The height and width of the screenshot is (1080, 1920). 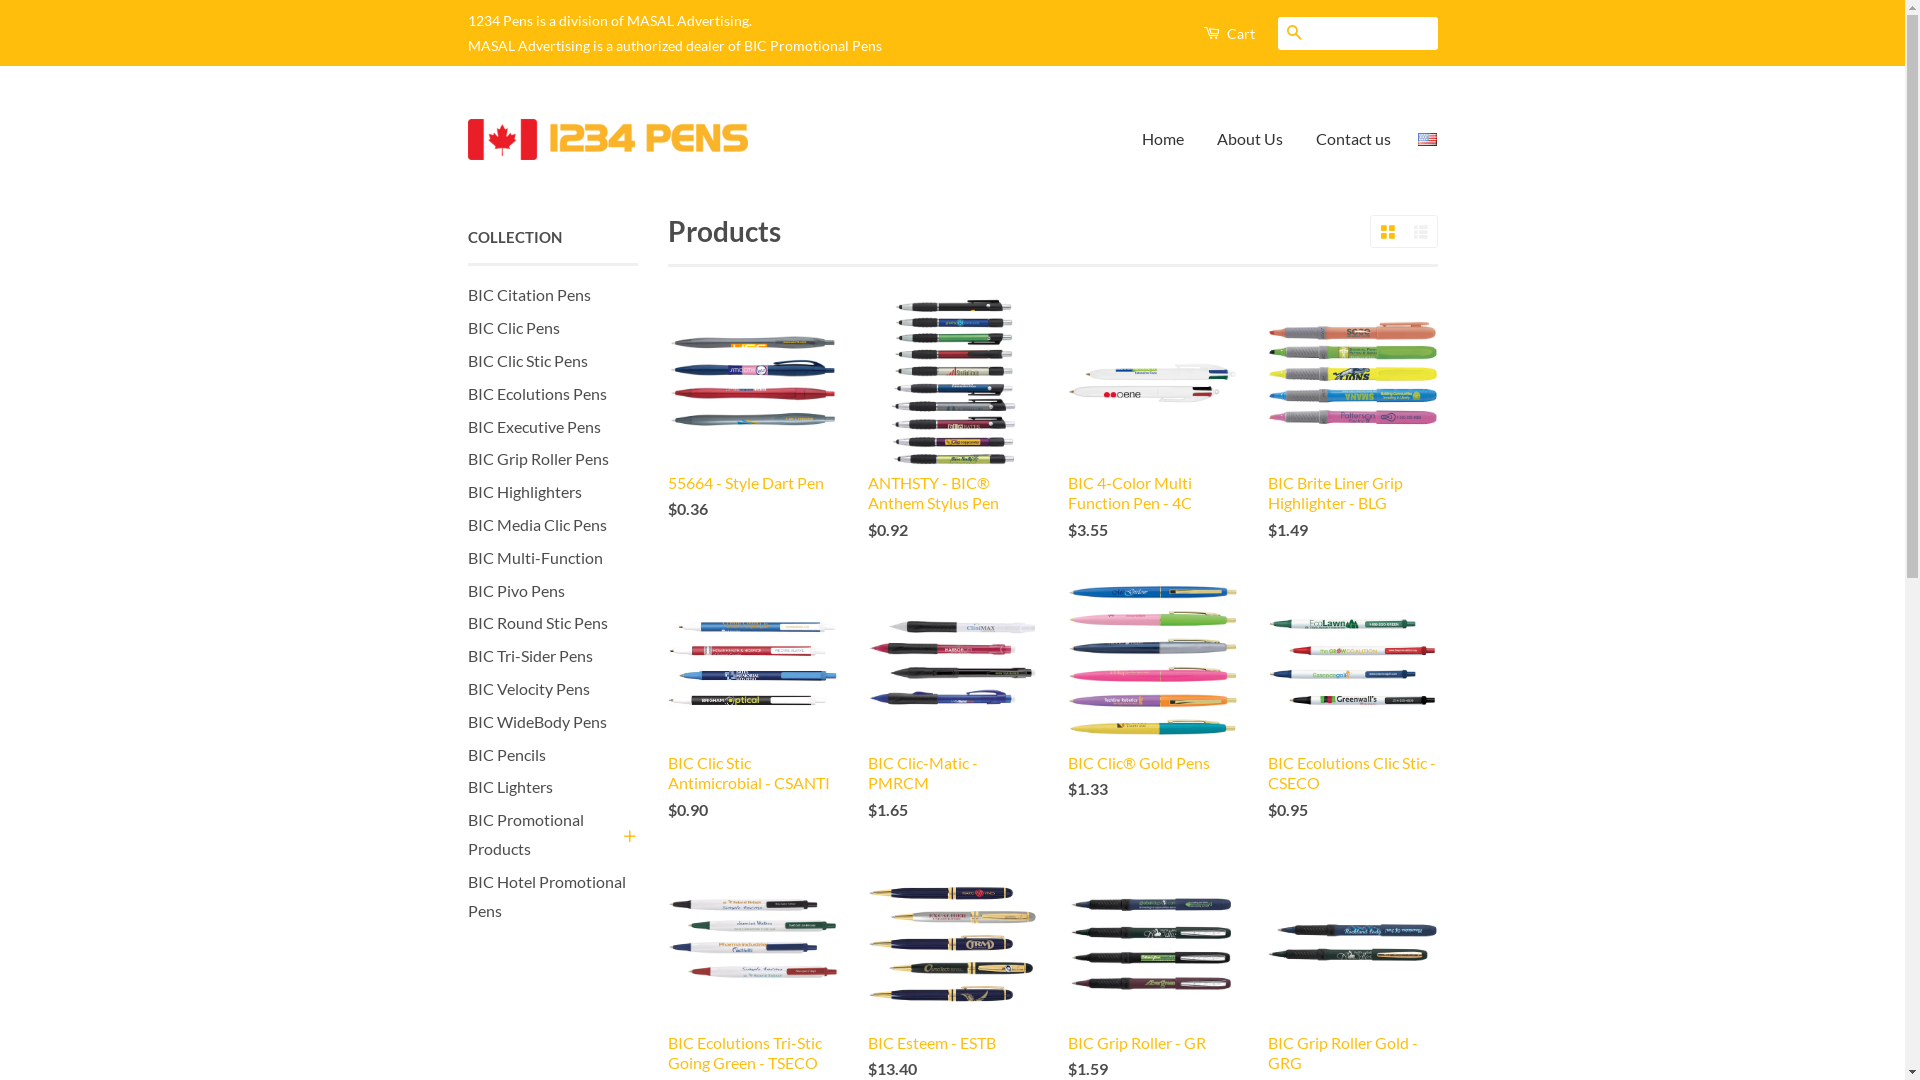 What do you see at coordinates (1419, 231) in the screenshot?
I see `'List View'` at bounding box center [1419, 231].